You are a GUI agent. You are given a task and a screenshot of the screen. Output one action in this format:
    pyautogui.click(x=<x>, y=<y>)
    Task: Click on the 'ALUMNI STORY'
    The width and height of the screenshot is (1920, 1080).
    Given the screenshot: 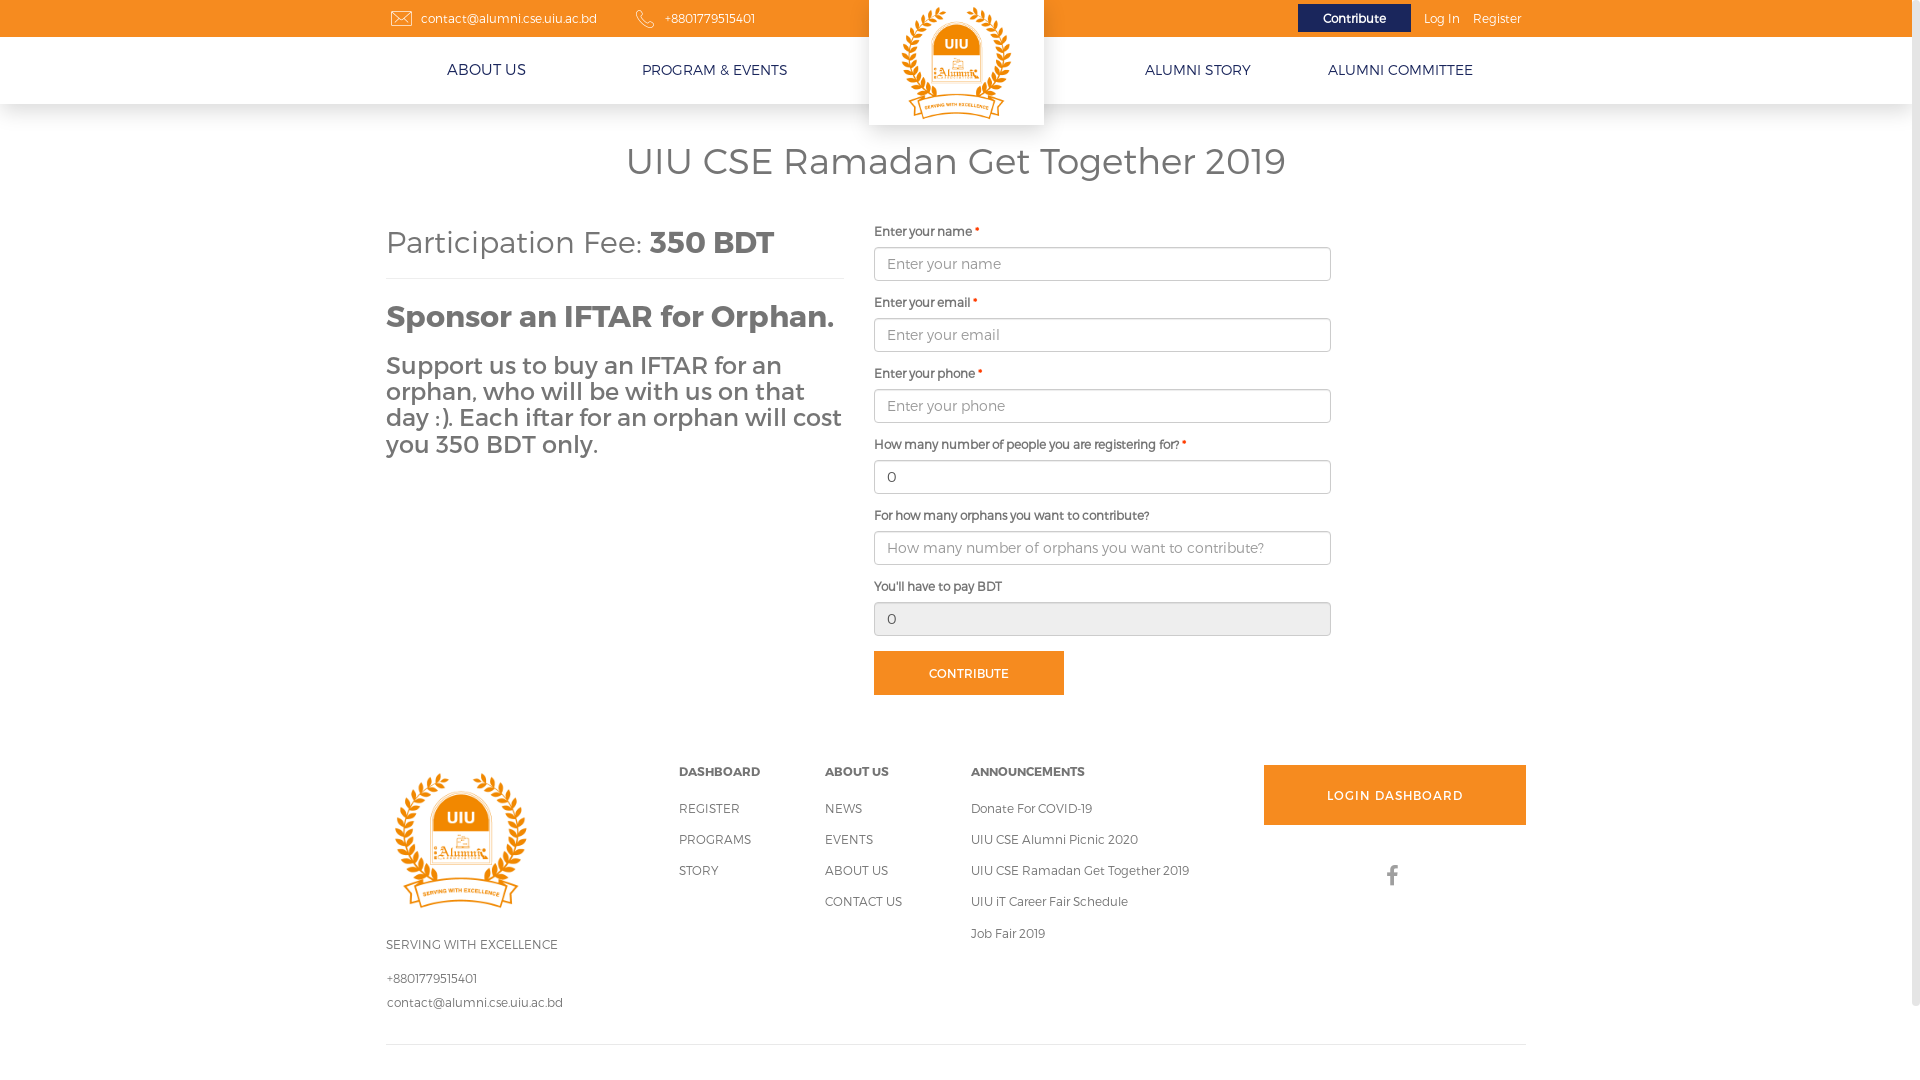 What is the action you would take?
    pyautogui.click(x=1196, y=69)
    